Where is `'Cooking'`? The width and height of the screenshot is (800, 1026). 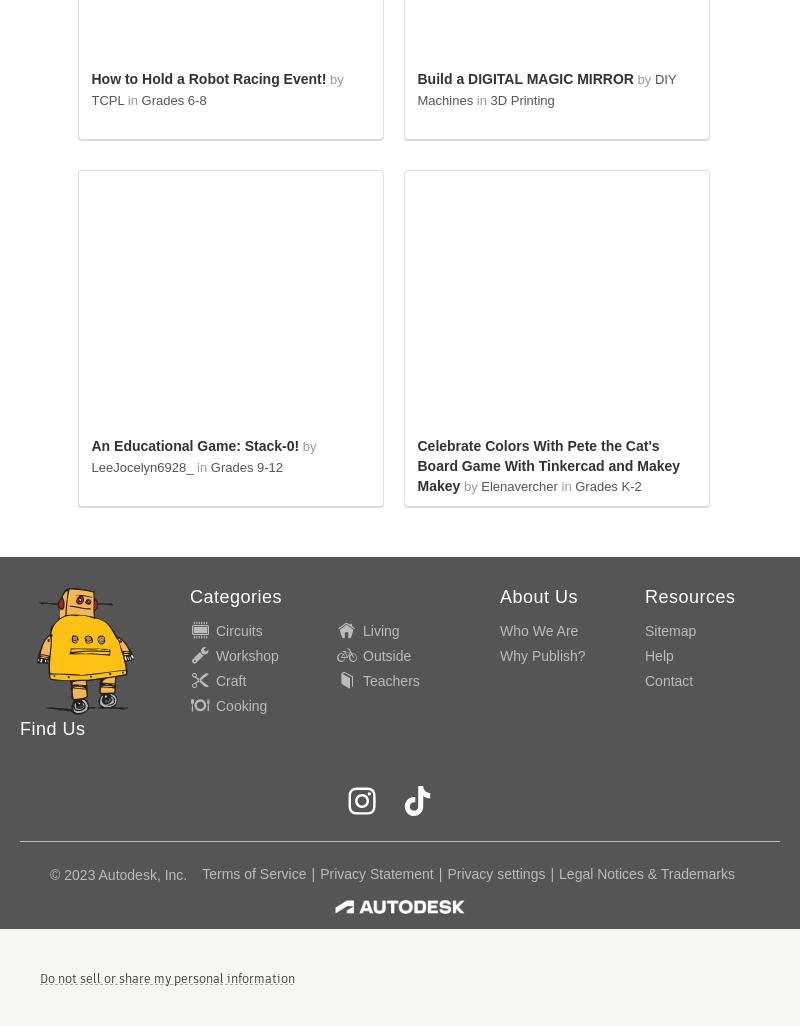 'Cooking' is located at coordinates (240, 703).